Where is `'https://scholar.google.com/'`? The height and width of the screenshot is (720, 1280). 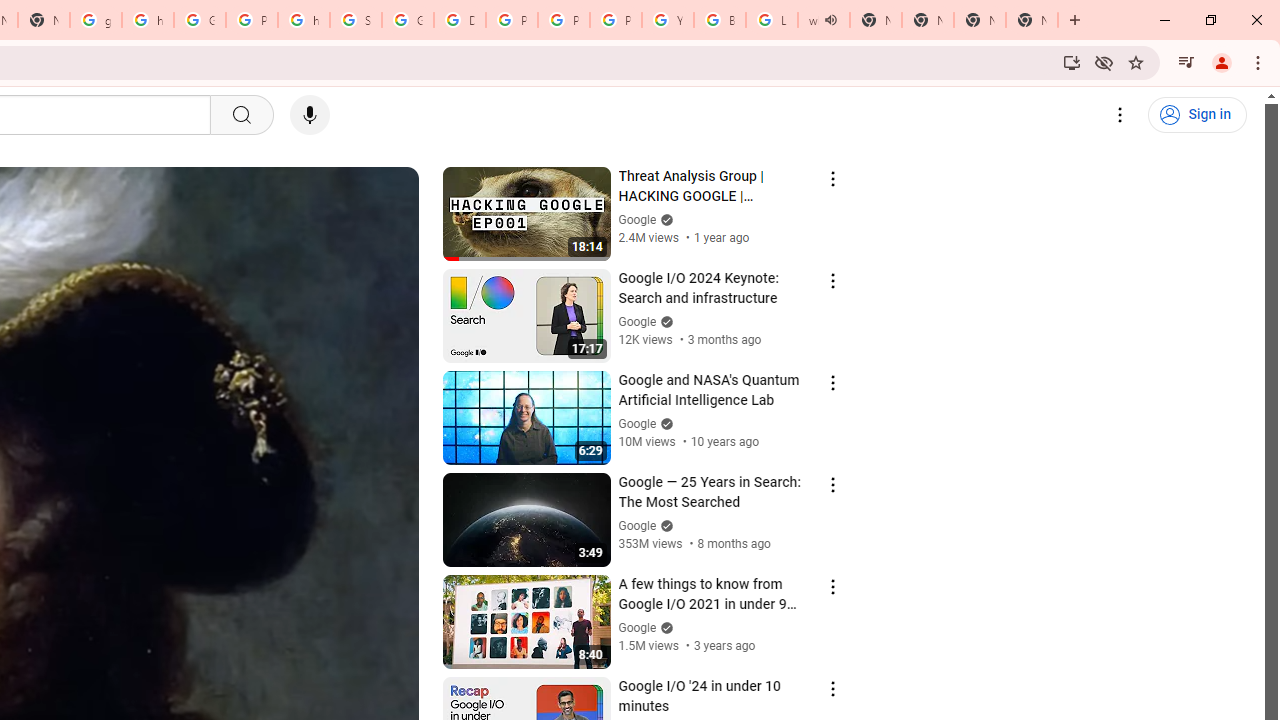 'https://scholar.google.com/' is located at coordinates (146, 20).